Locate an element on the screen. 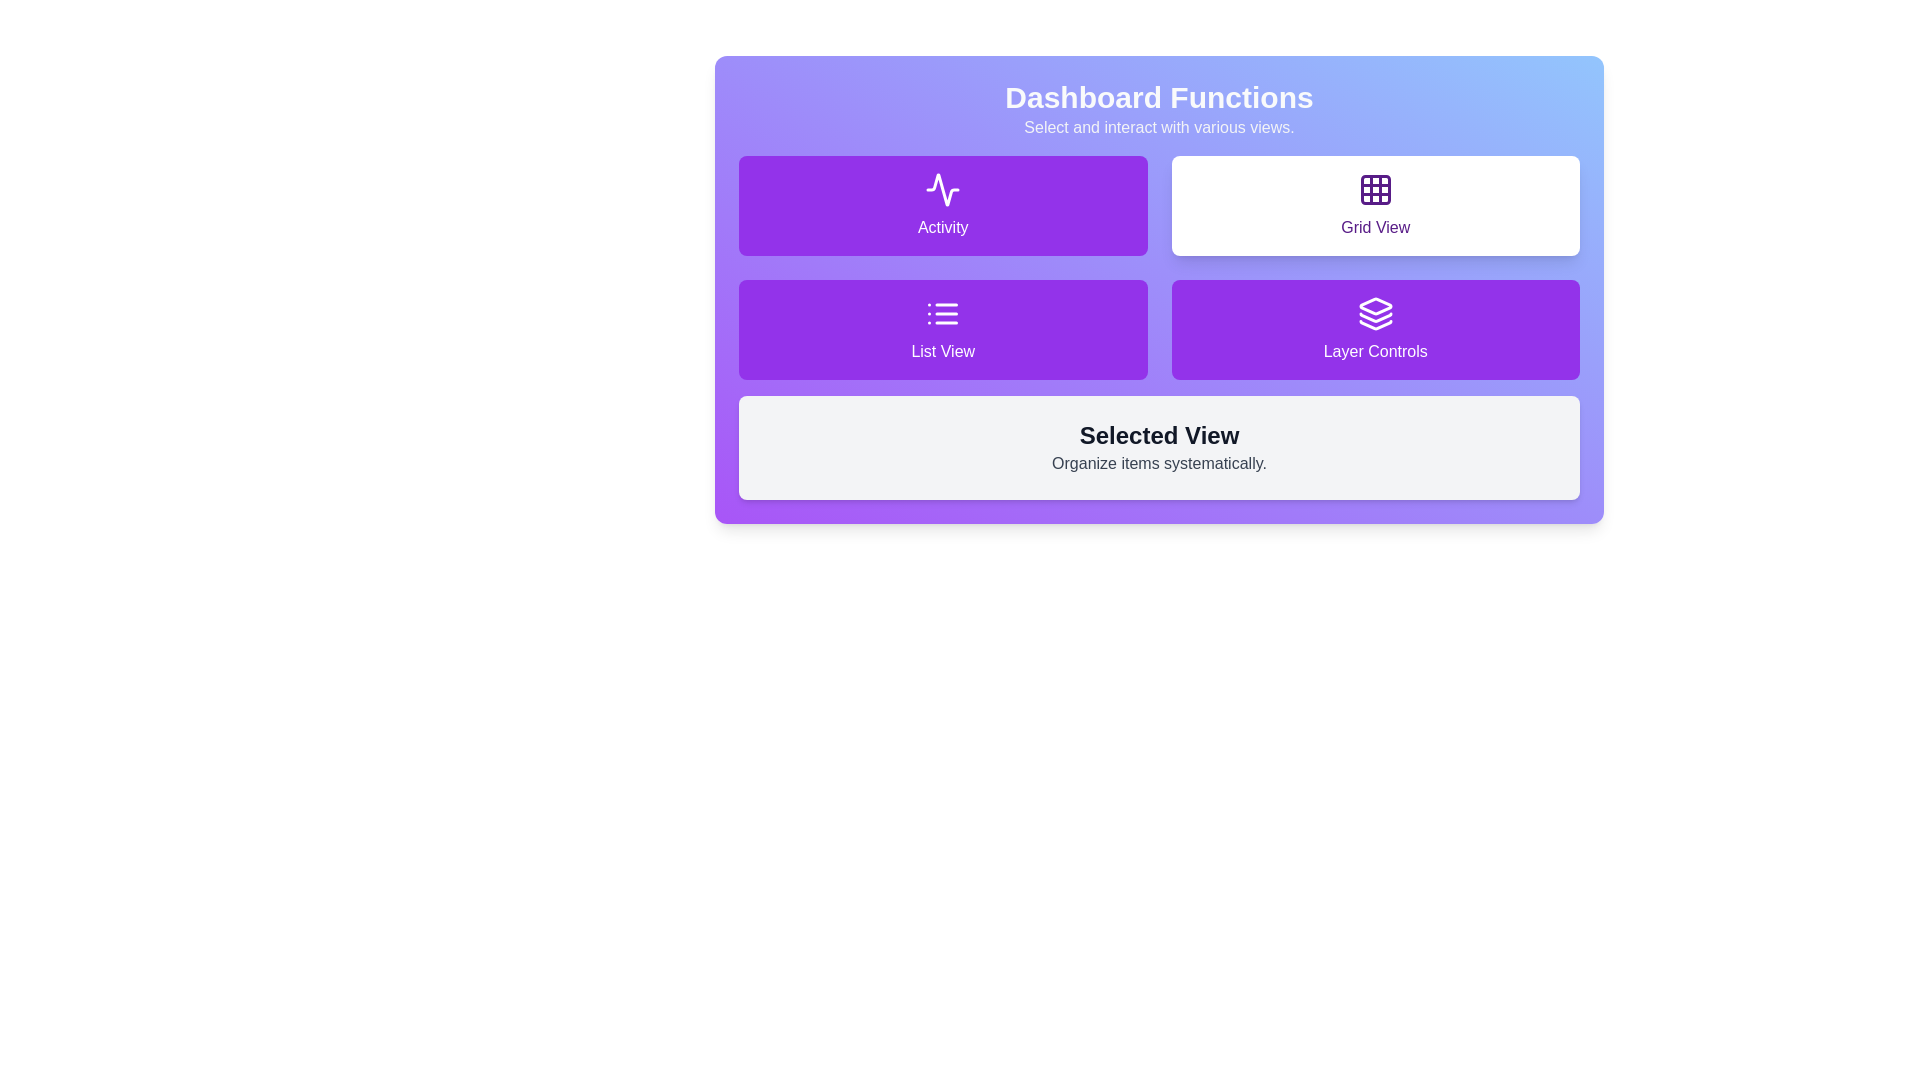 The height and width of the screenshot is (1080, 1920). the graphical design of the 'Activity' icon situated in the left-most button of the top row in the 'Dashboard Functions' section is located at coordinates (942, 189).